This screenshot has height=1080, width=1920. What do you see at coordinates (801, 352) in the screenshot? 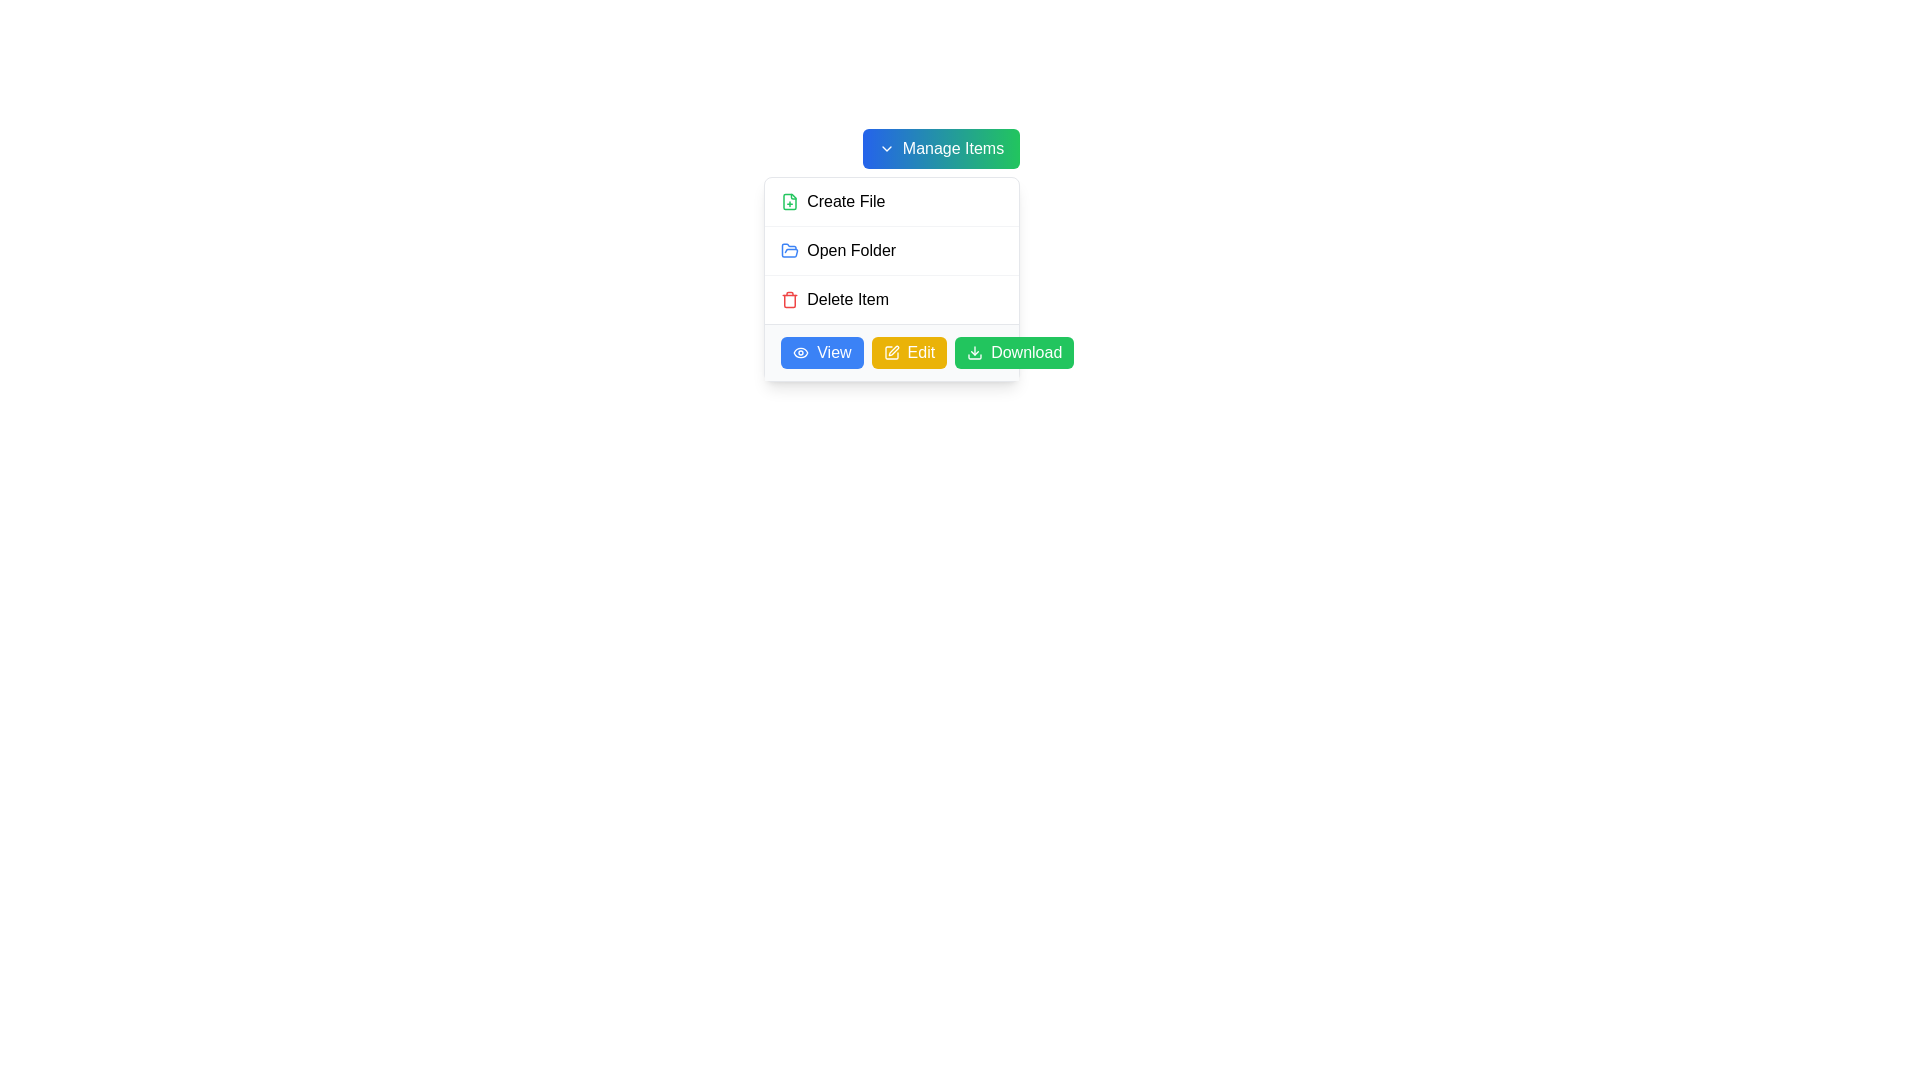
I see `the eye-shaped icon within the 'View' button to initiate the associated action` at bounding box center [801, 352].